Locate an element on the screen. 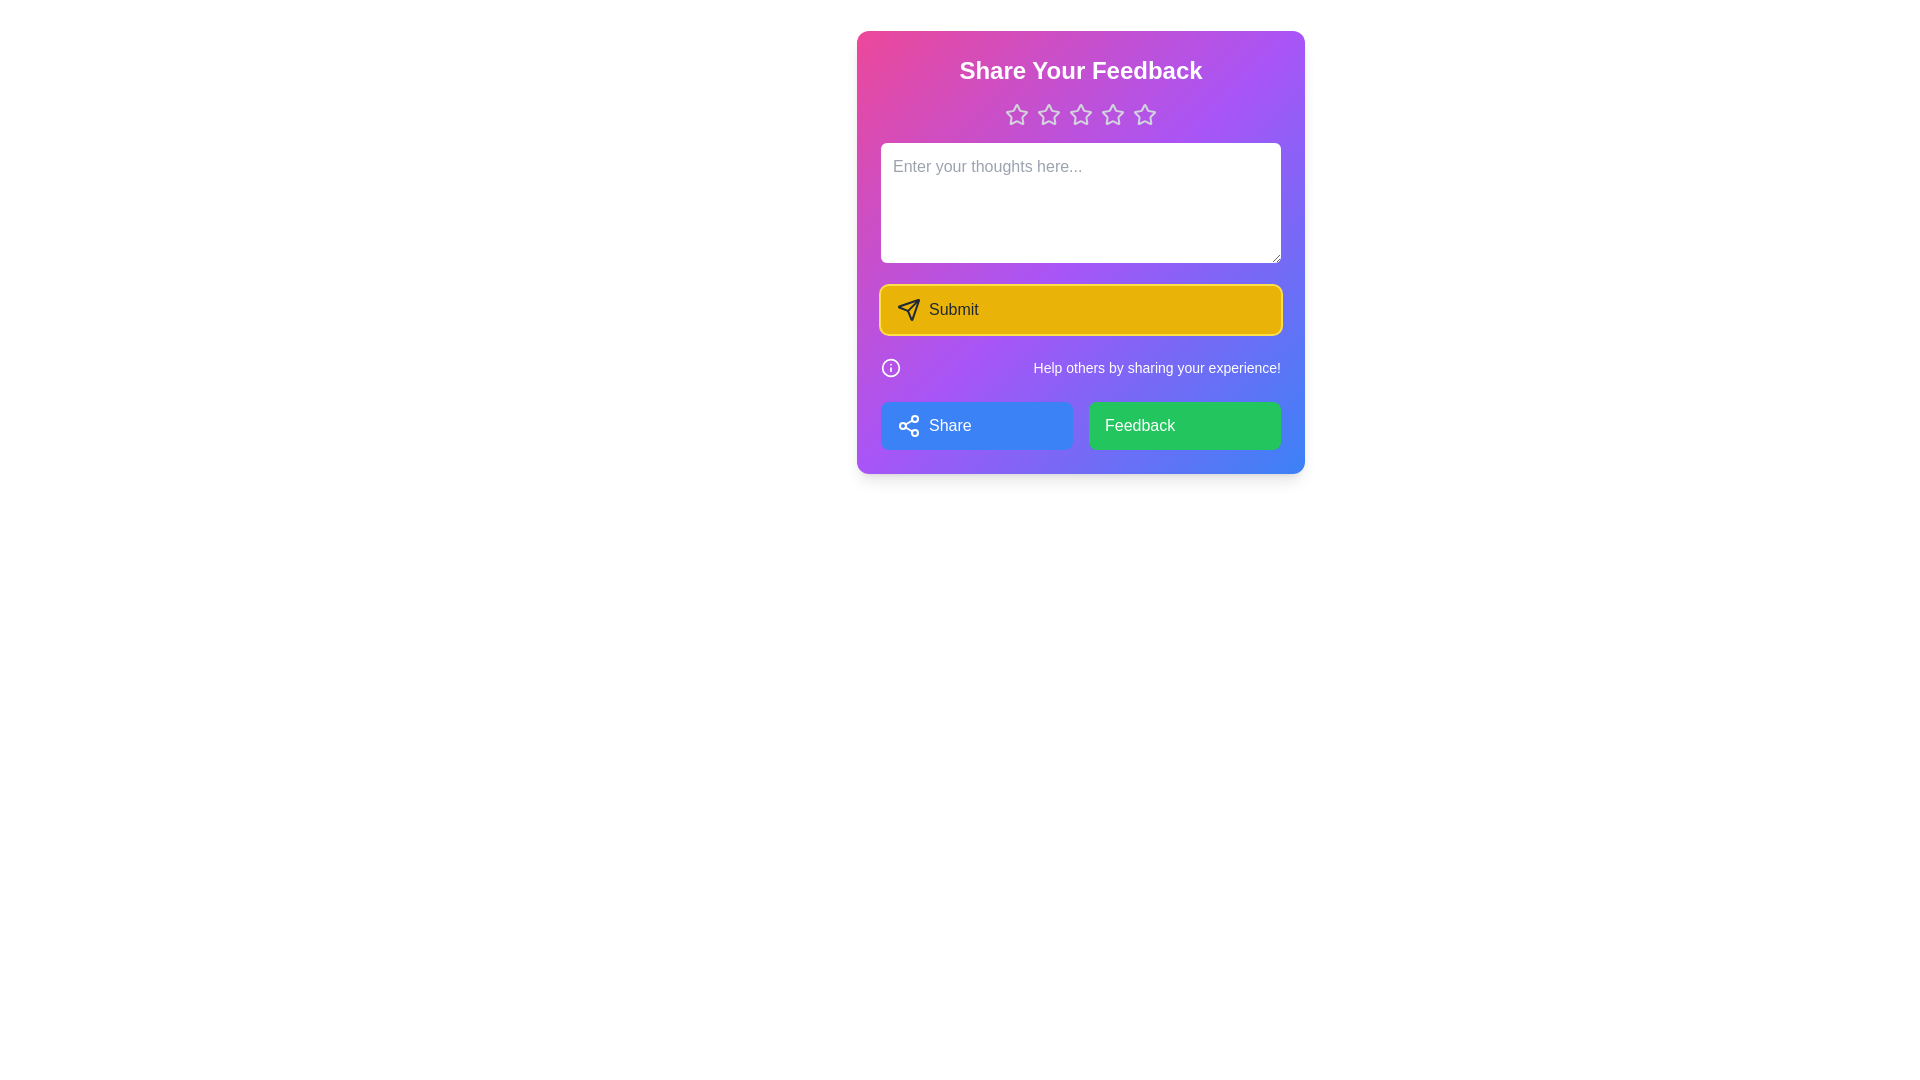 This screenshot has width=1920, height=1080. the fourth star icon in the horizontal sequence of five stars is located at coordinates (1112, 114).